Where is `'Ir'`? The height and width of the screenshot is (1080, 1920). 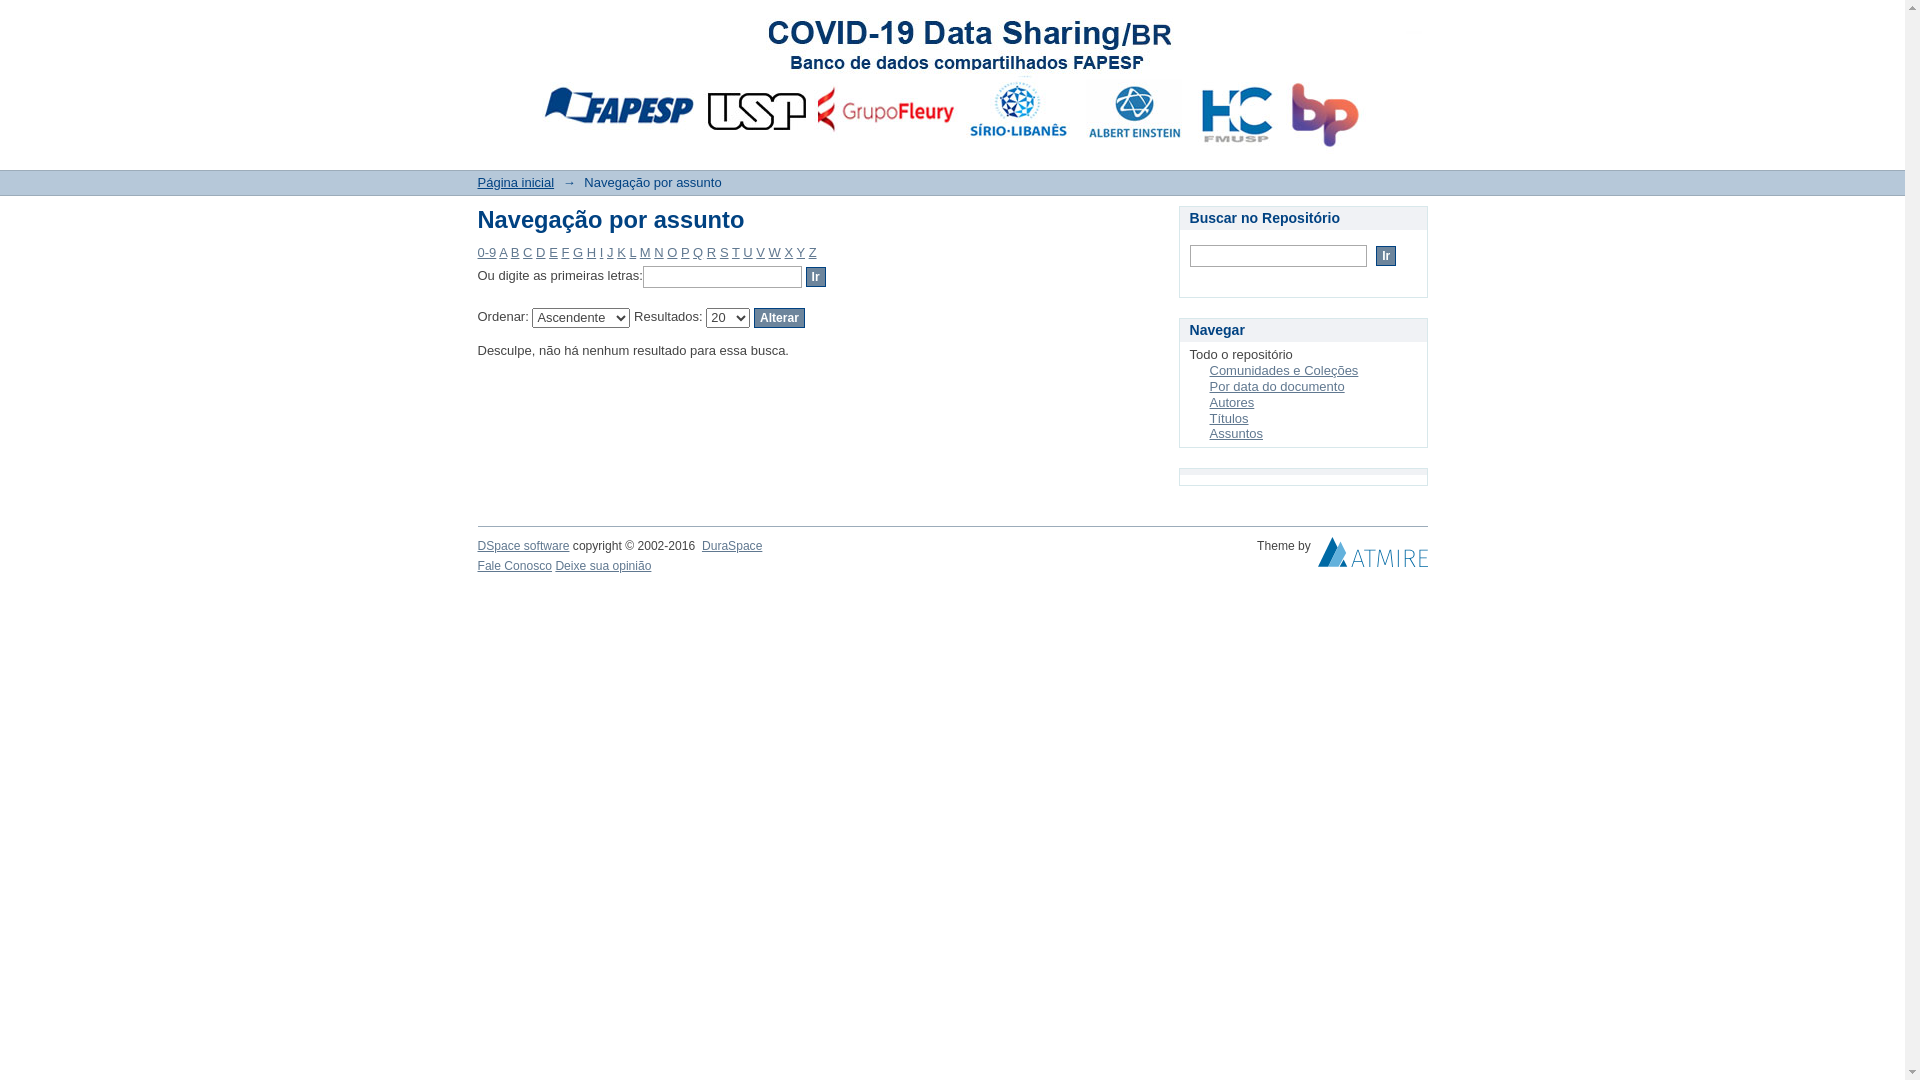 'Ir' is located at coordinates (816, 277).